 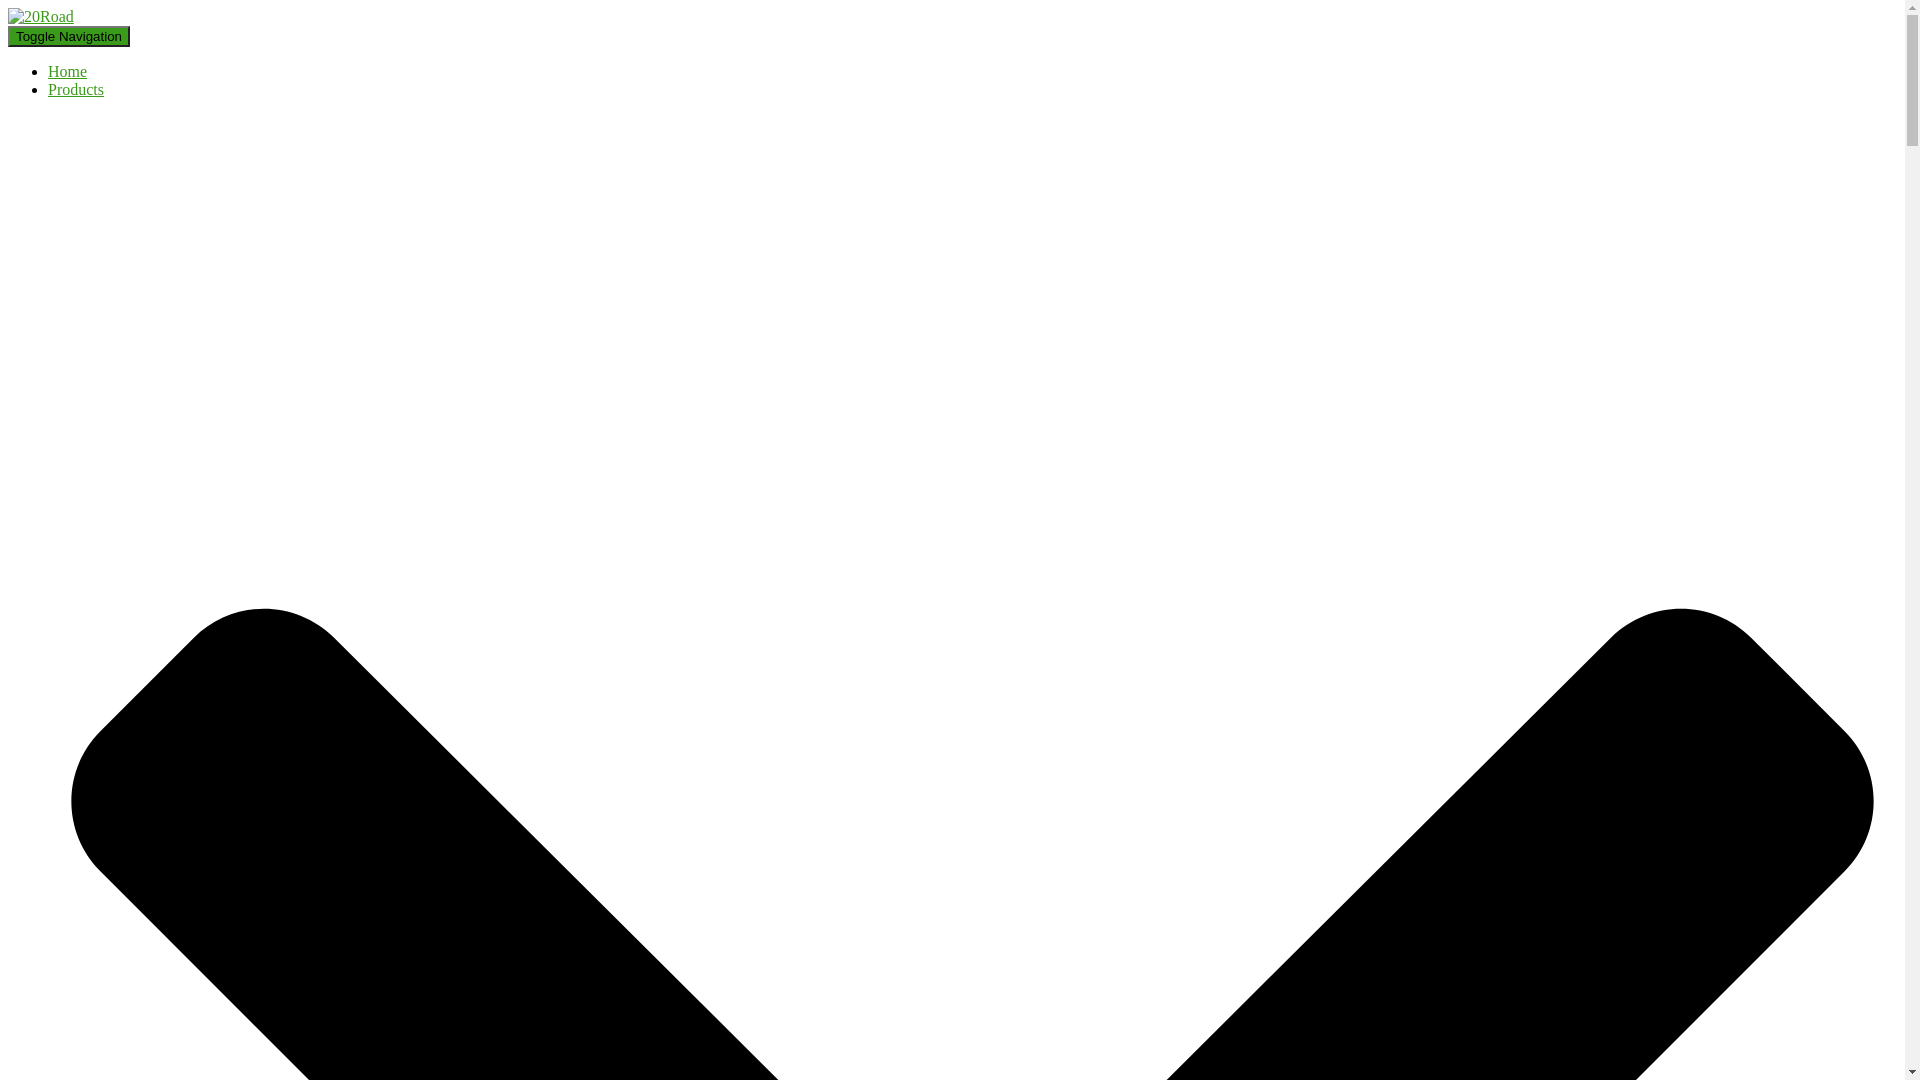 What do you see at coordinates (67, 70) in the screenshot?
I see `'Home'` at bounding box center [67, 70].